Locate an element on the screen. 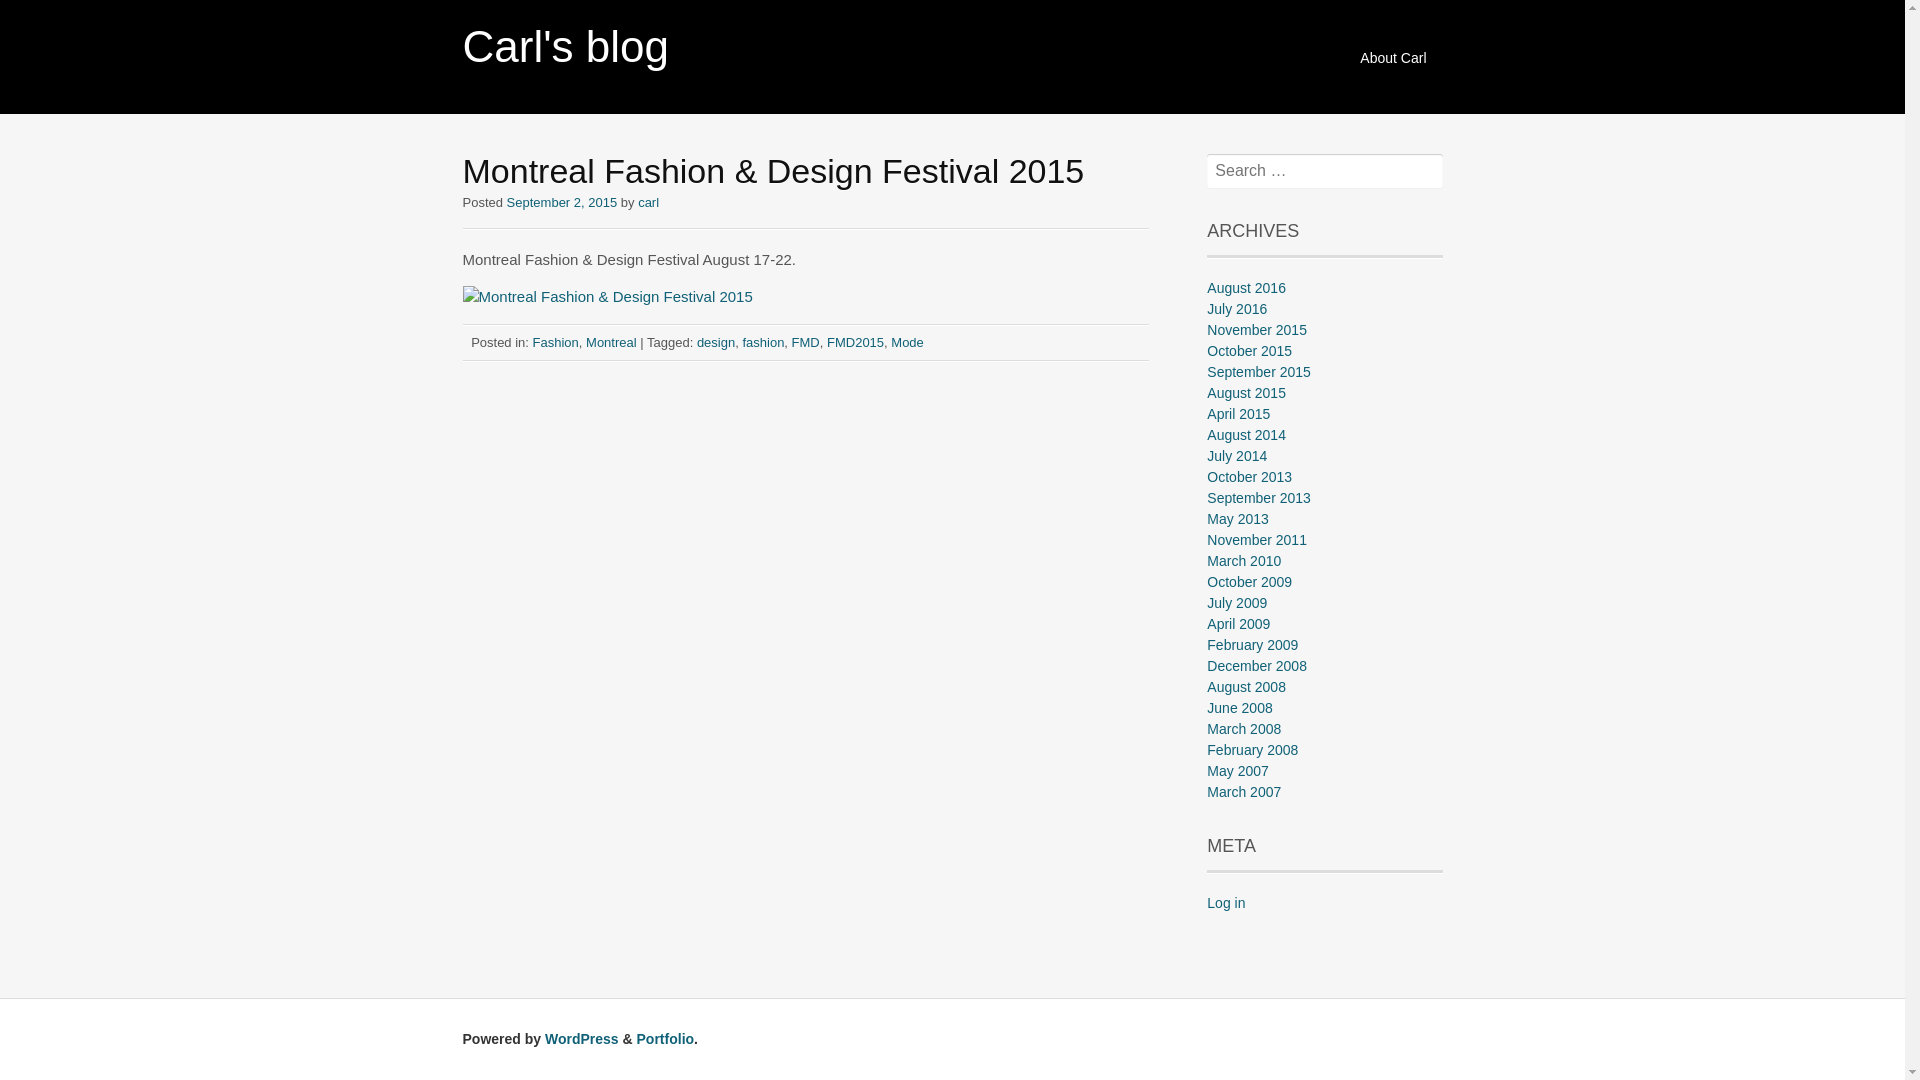 The image size is (1920, 1080). 'Montreal Fashion & Design Festival 2015' is located at coordinates (605, 296).